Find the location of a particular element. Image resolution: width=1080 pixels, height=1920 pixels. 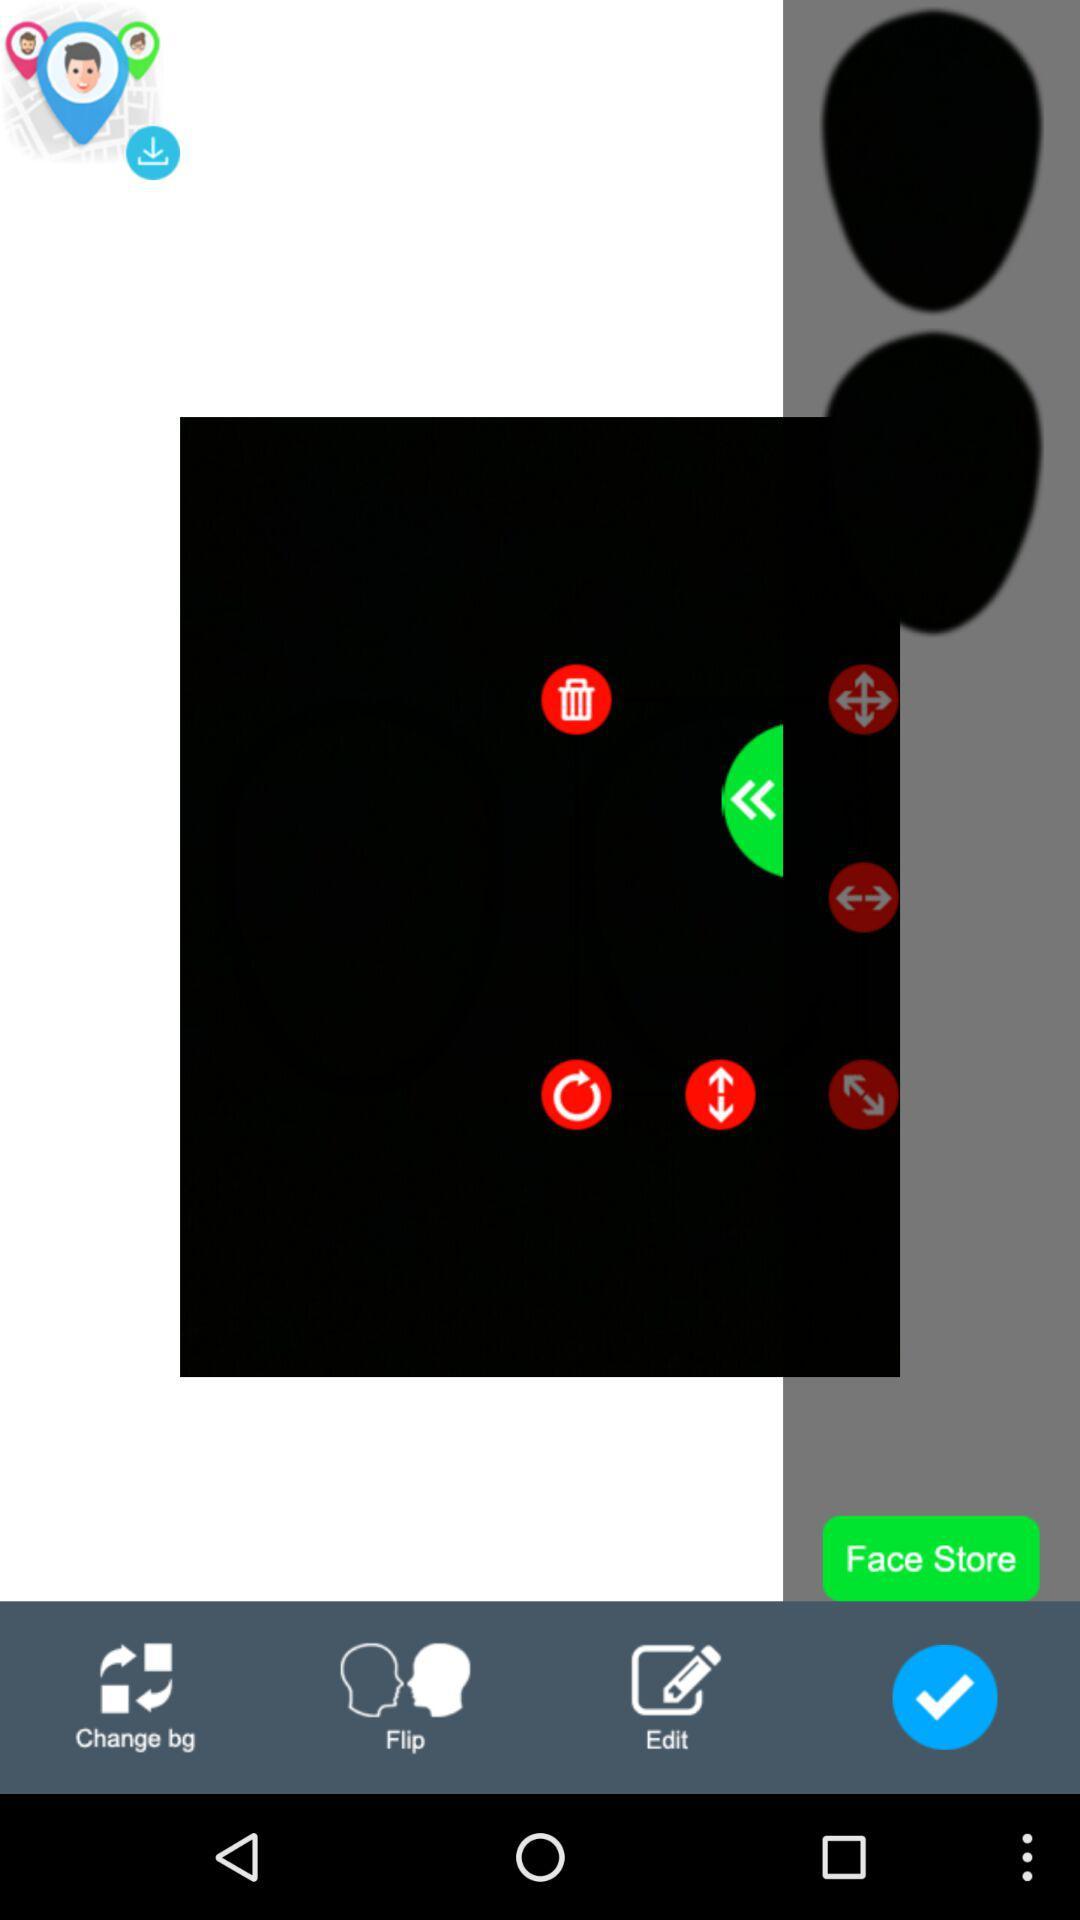

tik option is located at coordinates (945, 1696).